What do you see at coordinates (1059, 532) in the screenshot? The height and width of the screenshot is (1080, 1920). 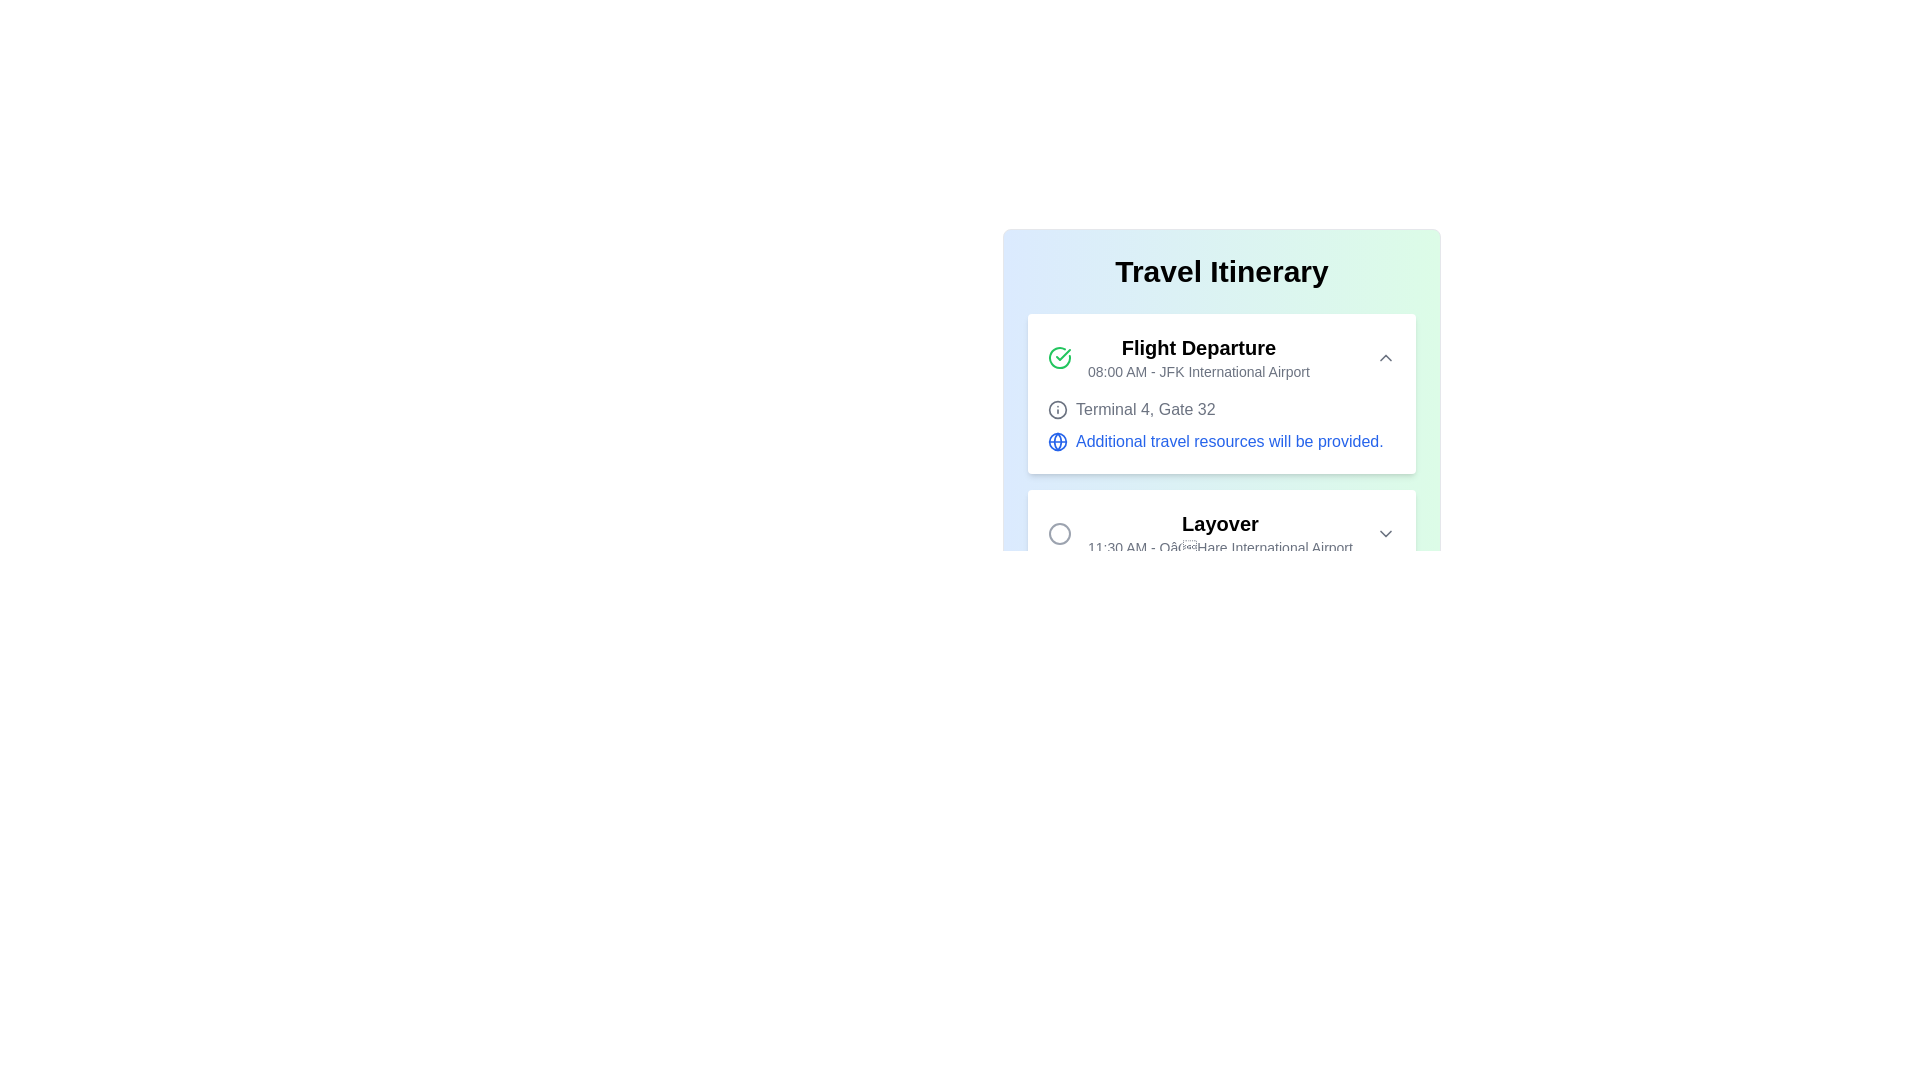 I see `the minimalistic gray circular icon located to the left of the 'Layover' text in the 'Travel Itinerary' interface` at bounding box center [1059, 532].